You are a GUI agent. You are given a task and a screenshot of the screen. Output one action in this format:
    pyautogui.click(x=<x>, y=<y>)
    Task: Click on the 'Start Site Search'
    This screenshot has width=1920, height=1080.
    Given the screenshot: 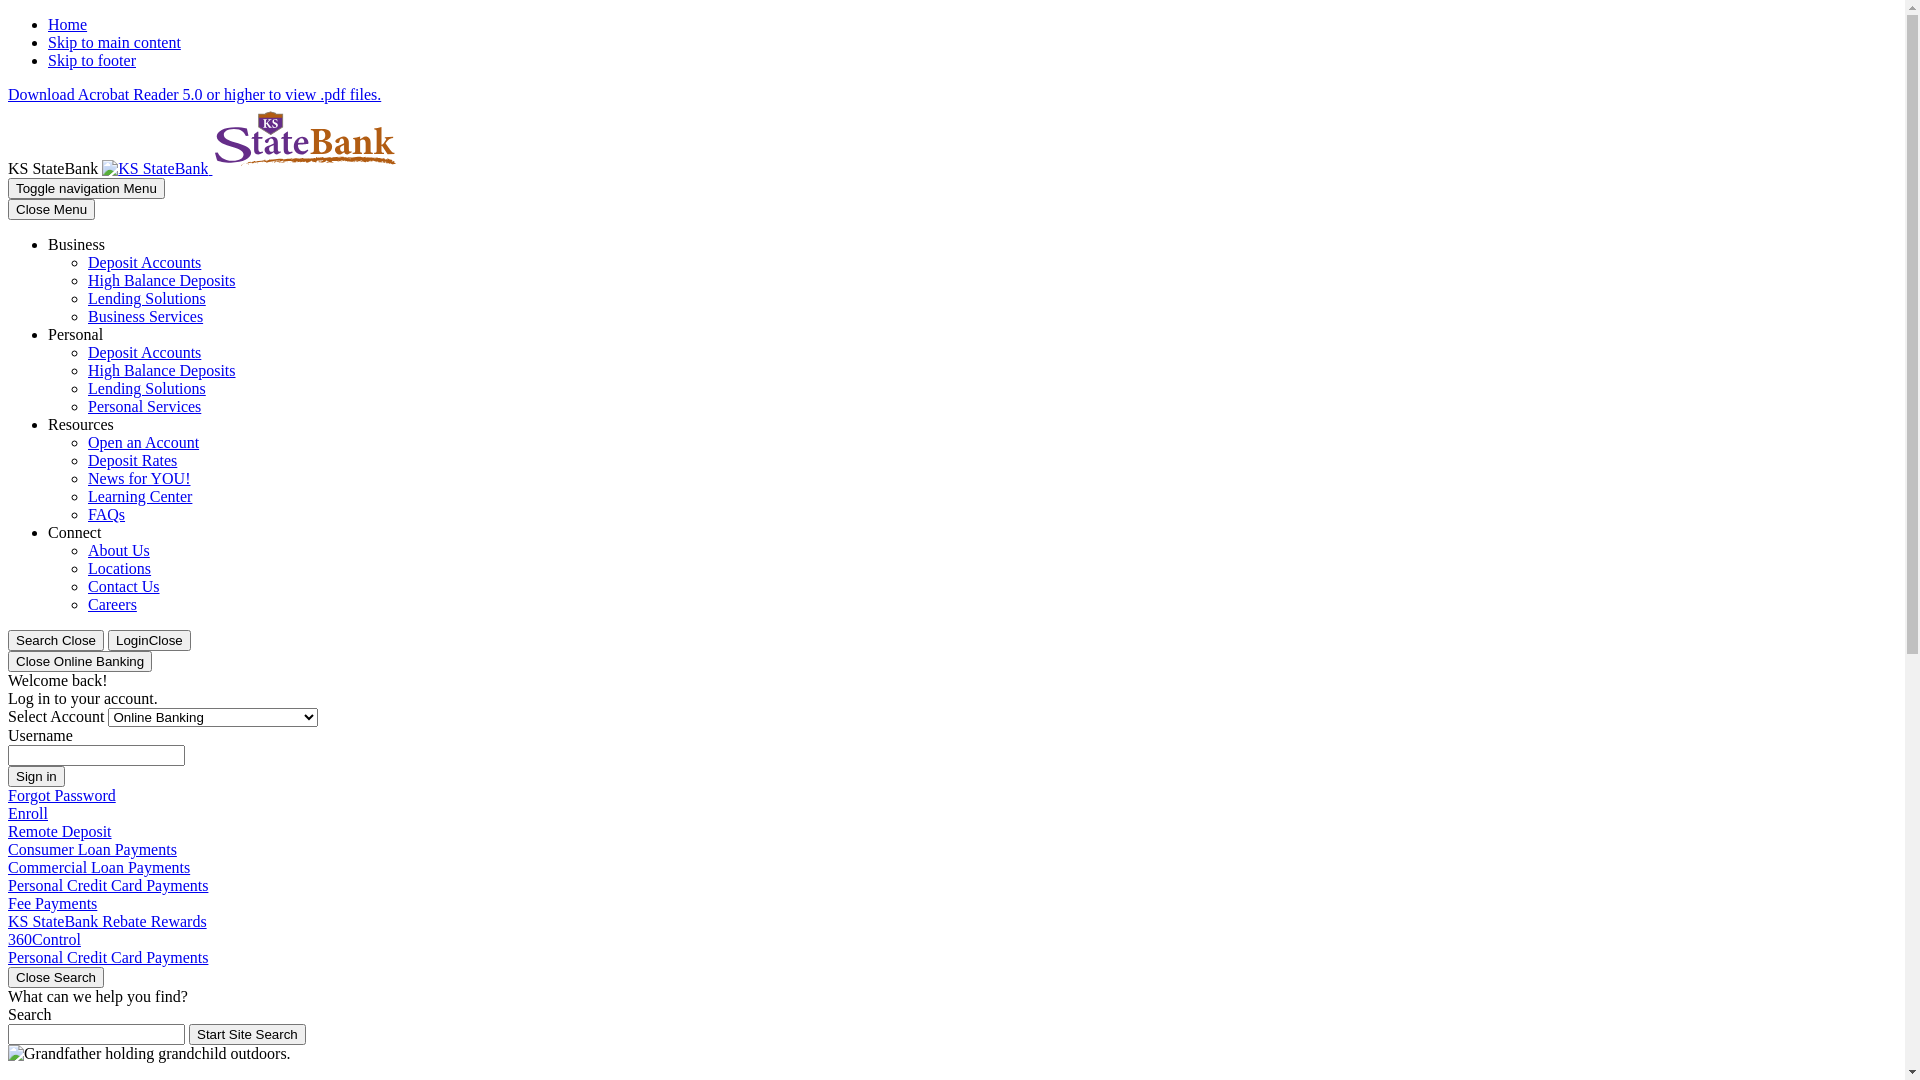 What is the action you would take?
    pyautogui.click(x=246, y=1034)
    